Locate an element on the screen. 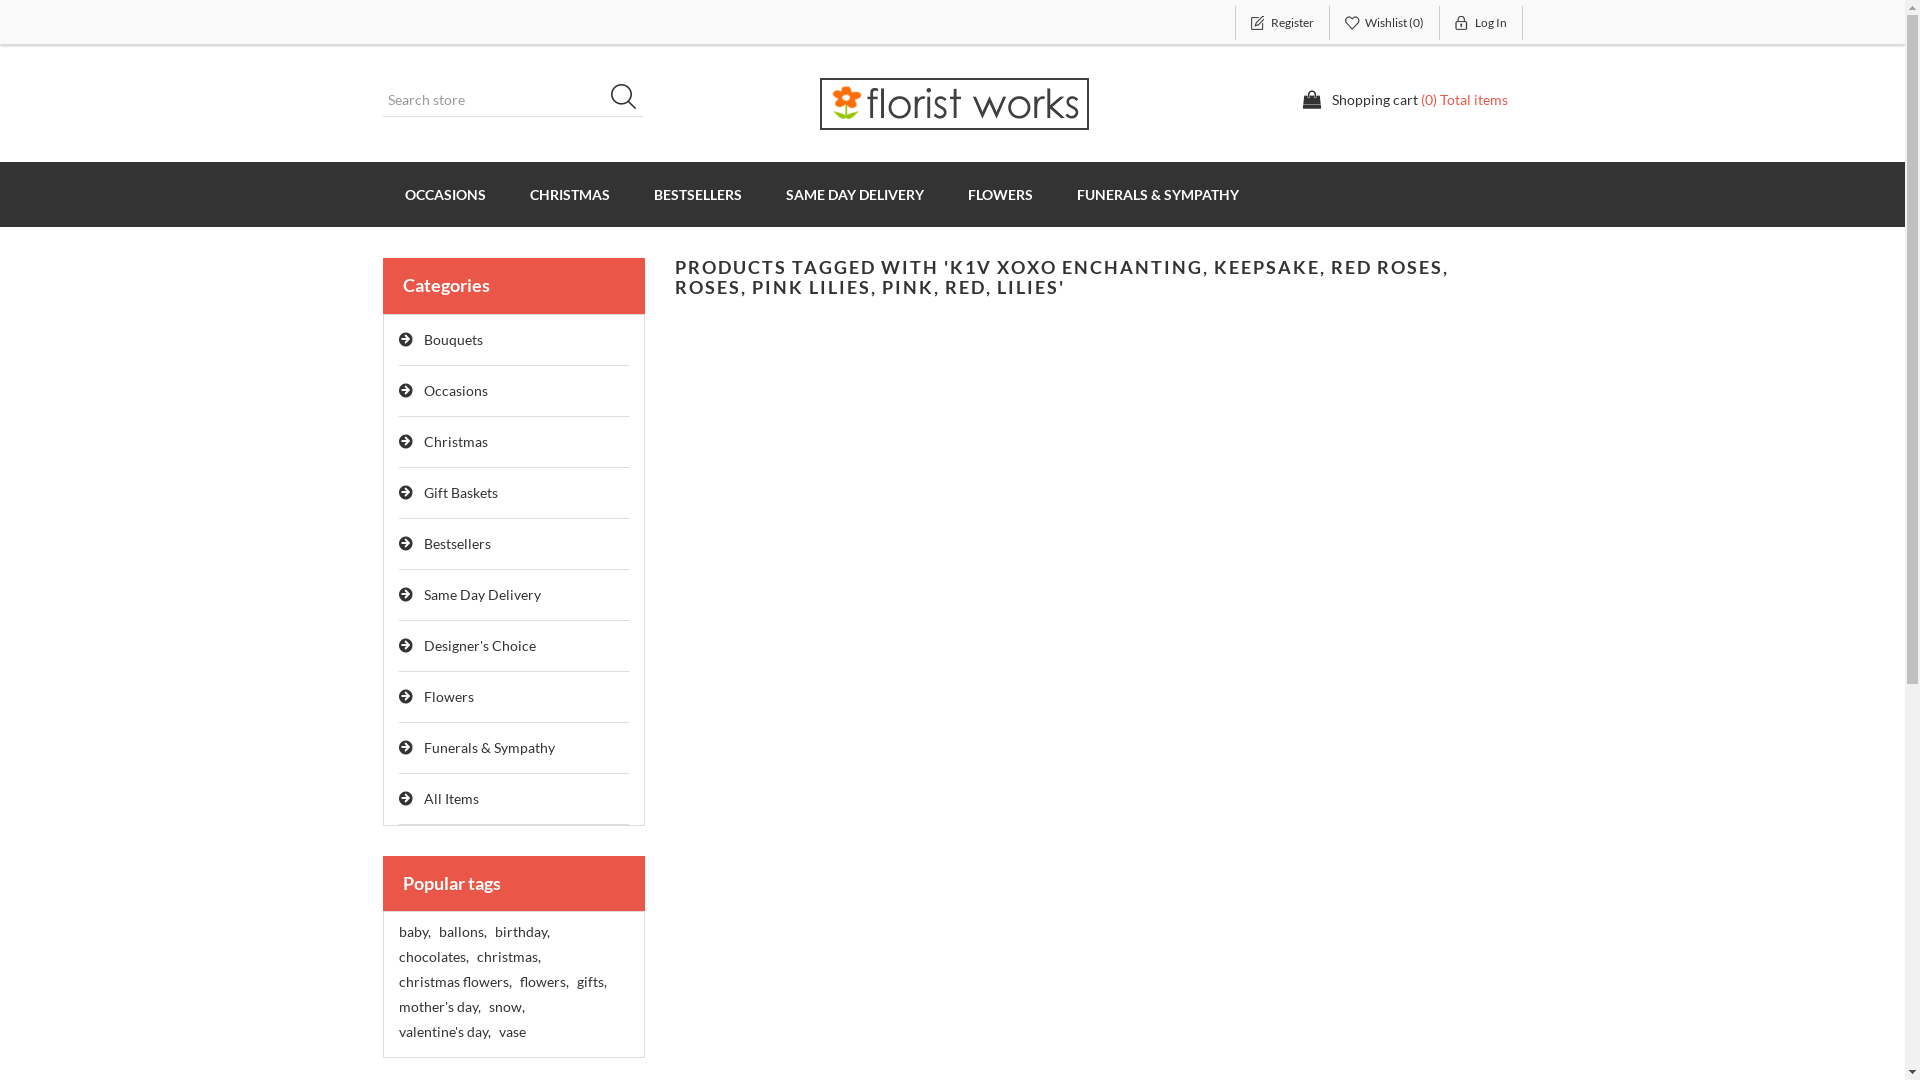 This screenshot has height=1080, width=1920. 'birthday,' is located at coordinates (521, 932).